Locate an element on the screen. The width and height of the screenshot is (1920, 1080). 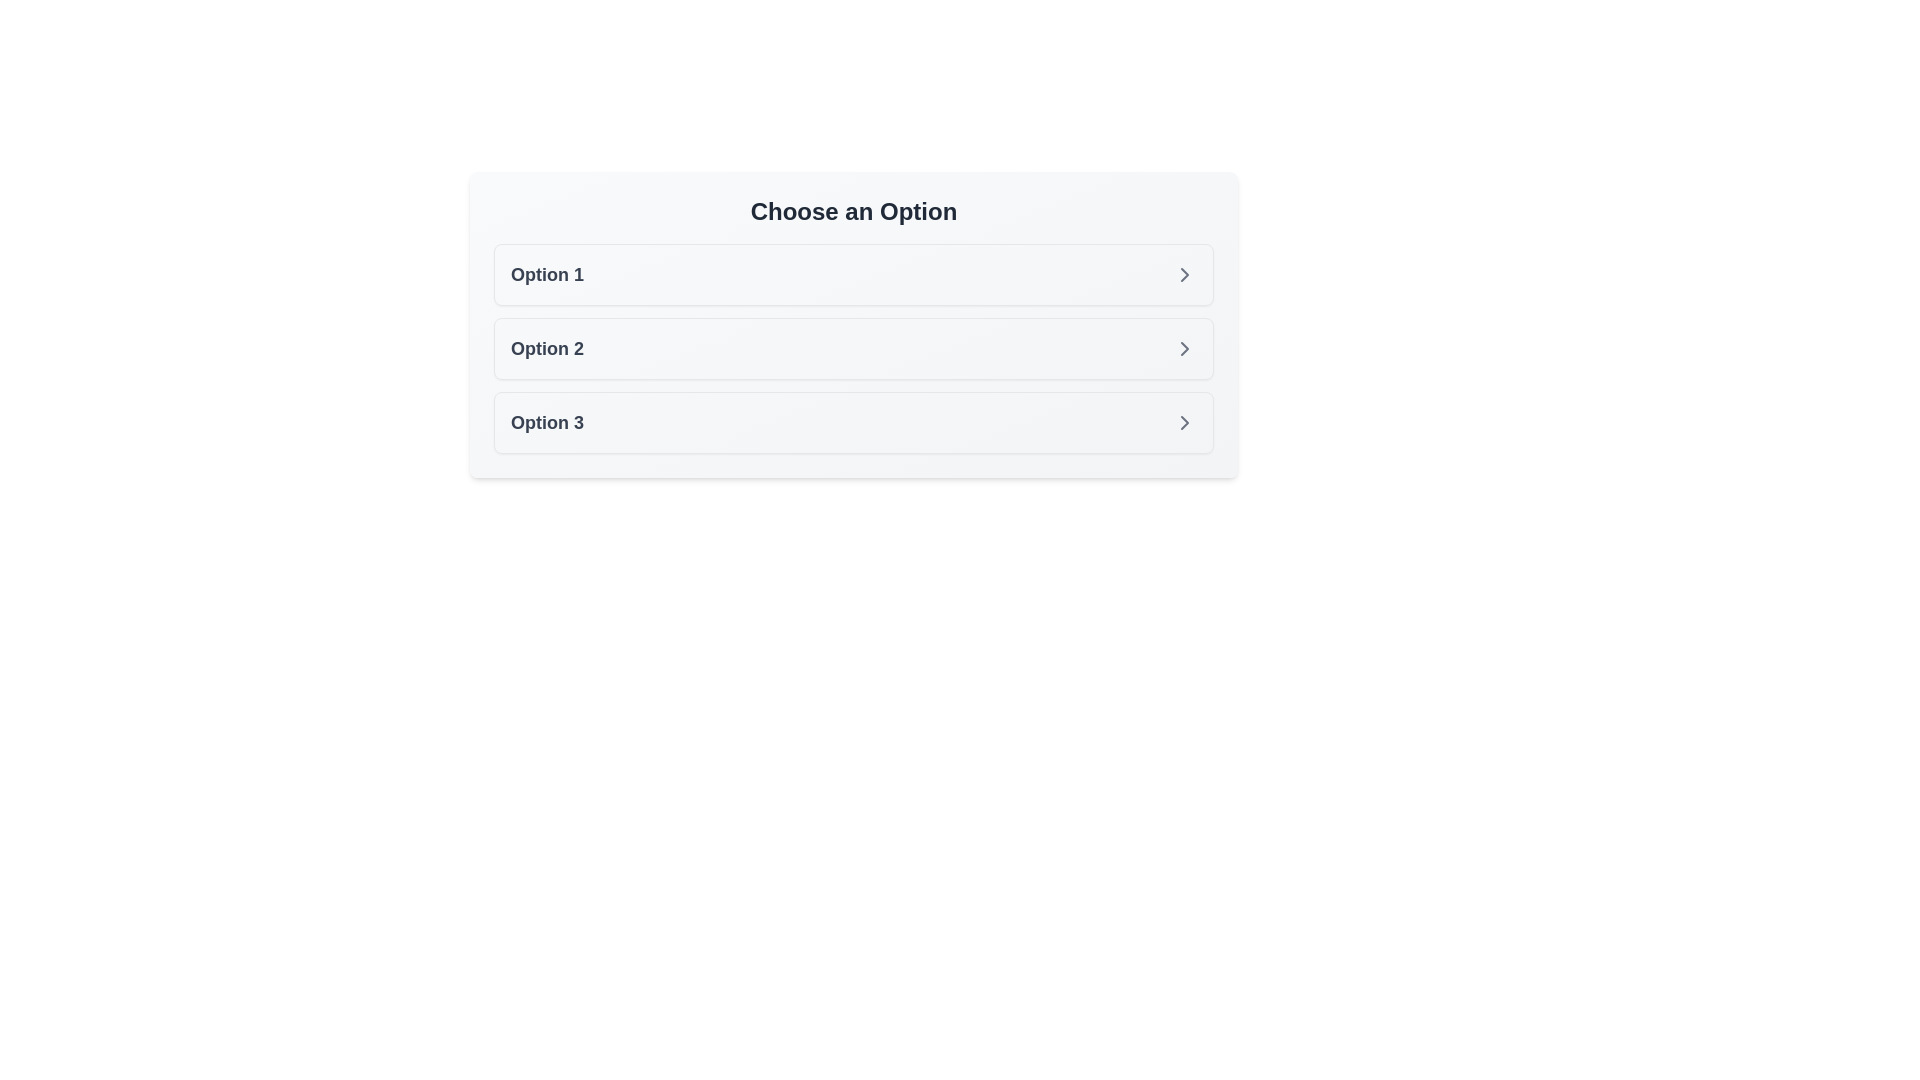
the Chevron Icon located at the far right of the 'Option 1' item is located at coordinates (1185, 274).